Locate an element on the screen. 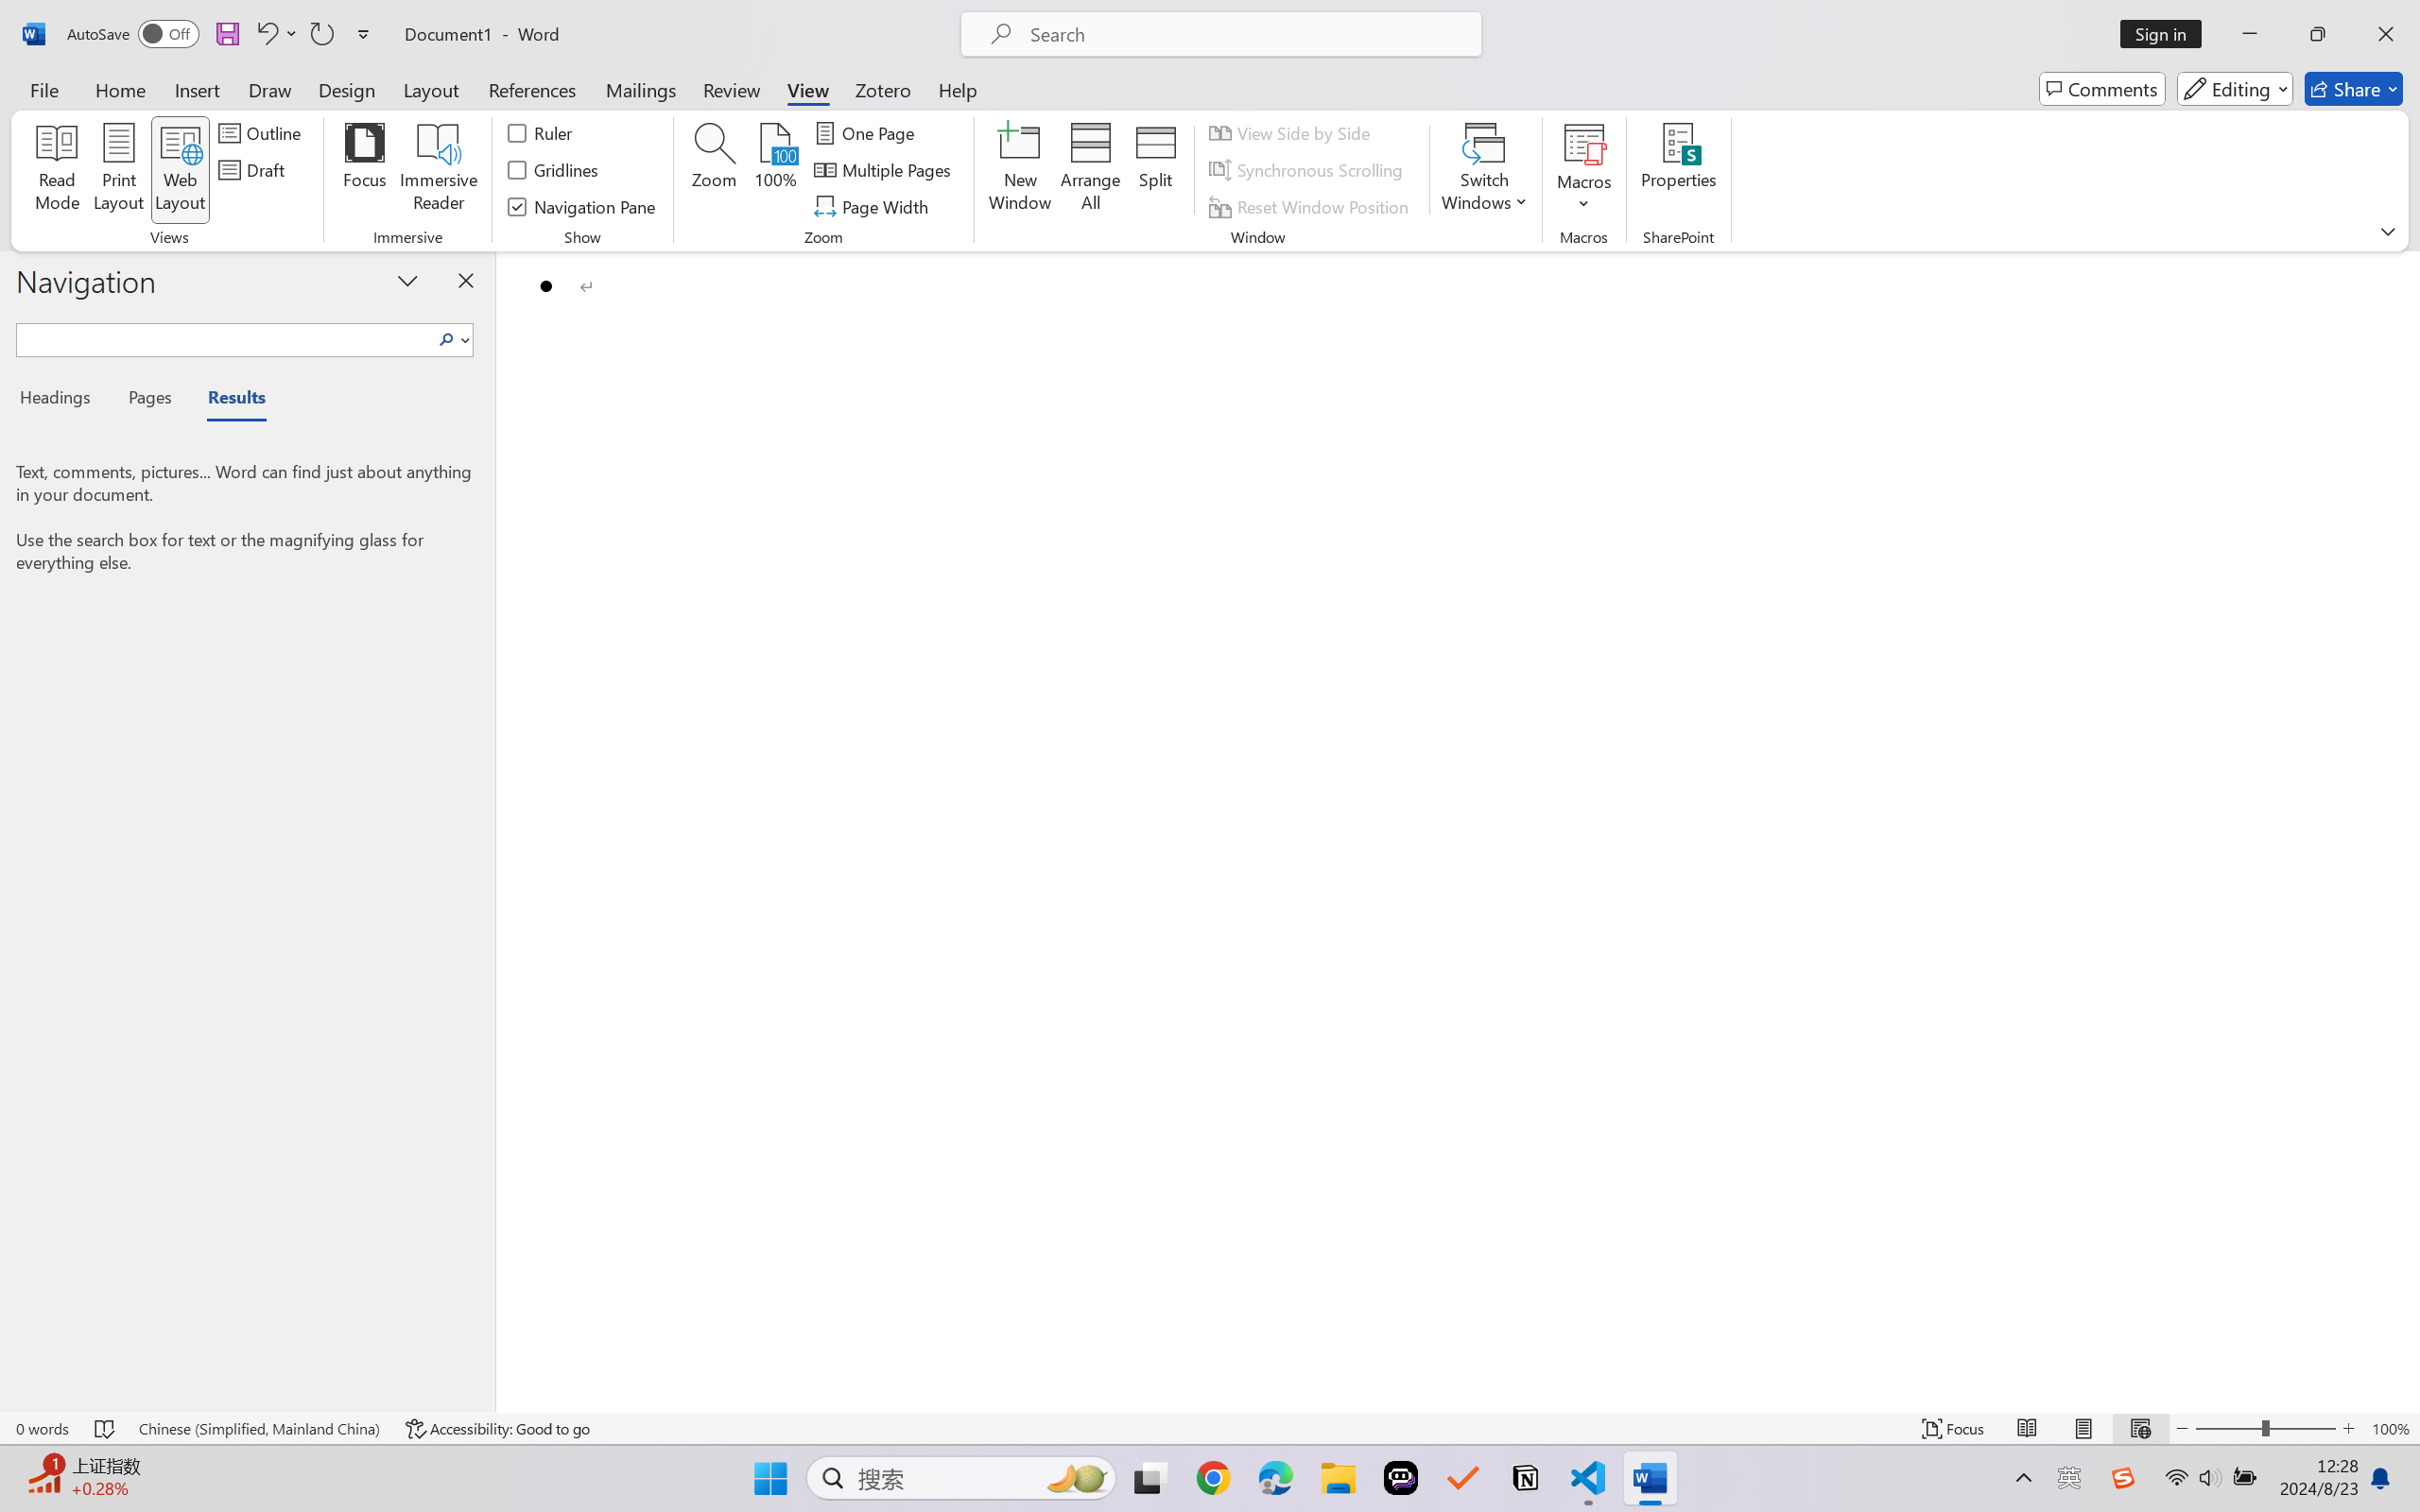  'View Macros' is located at coordinates (1583, 143).